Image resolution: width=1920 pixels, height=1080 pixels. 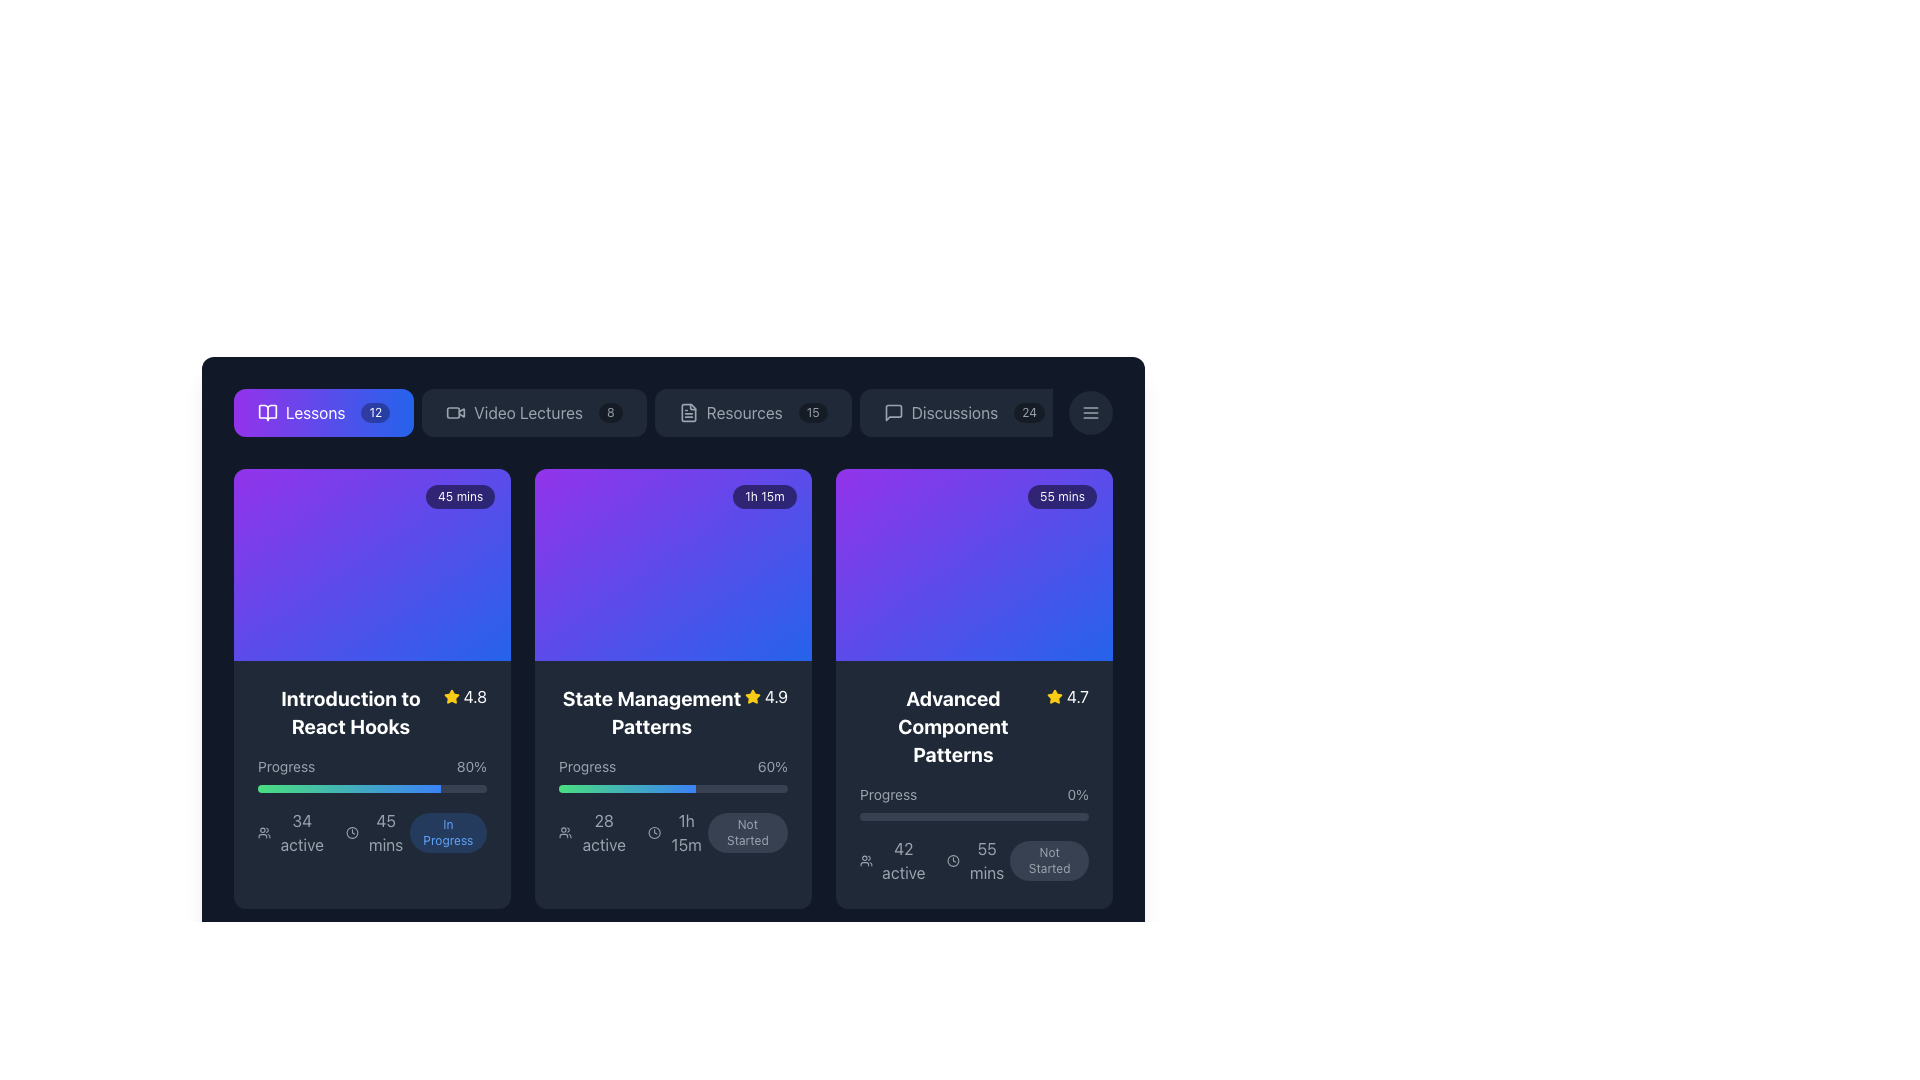 What do you see at coordinates (974, 834) in the screenshot?
I see `the informational display card section located in the lower area of the third card, which corresponds to the 'Advanced Component Patterns' course` at bounding box center [974, 834].